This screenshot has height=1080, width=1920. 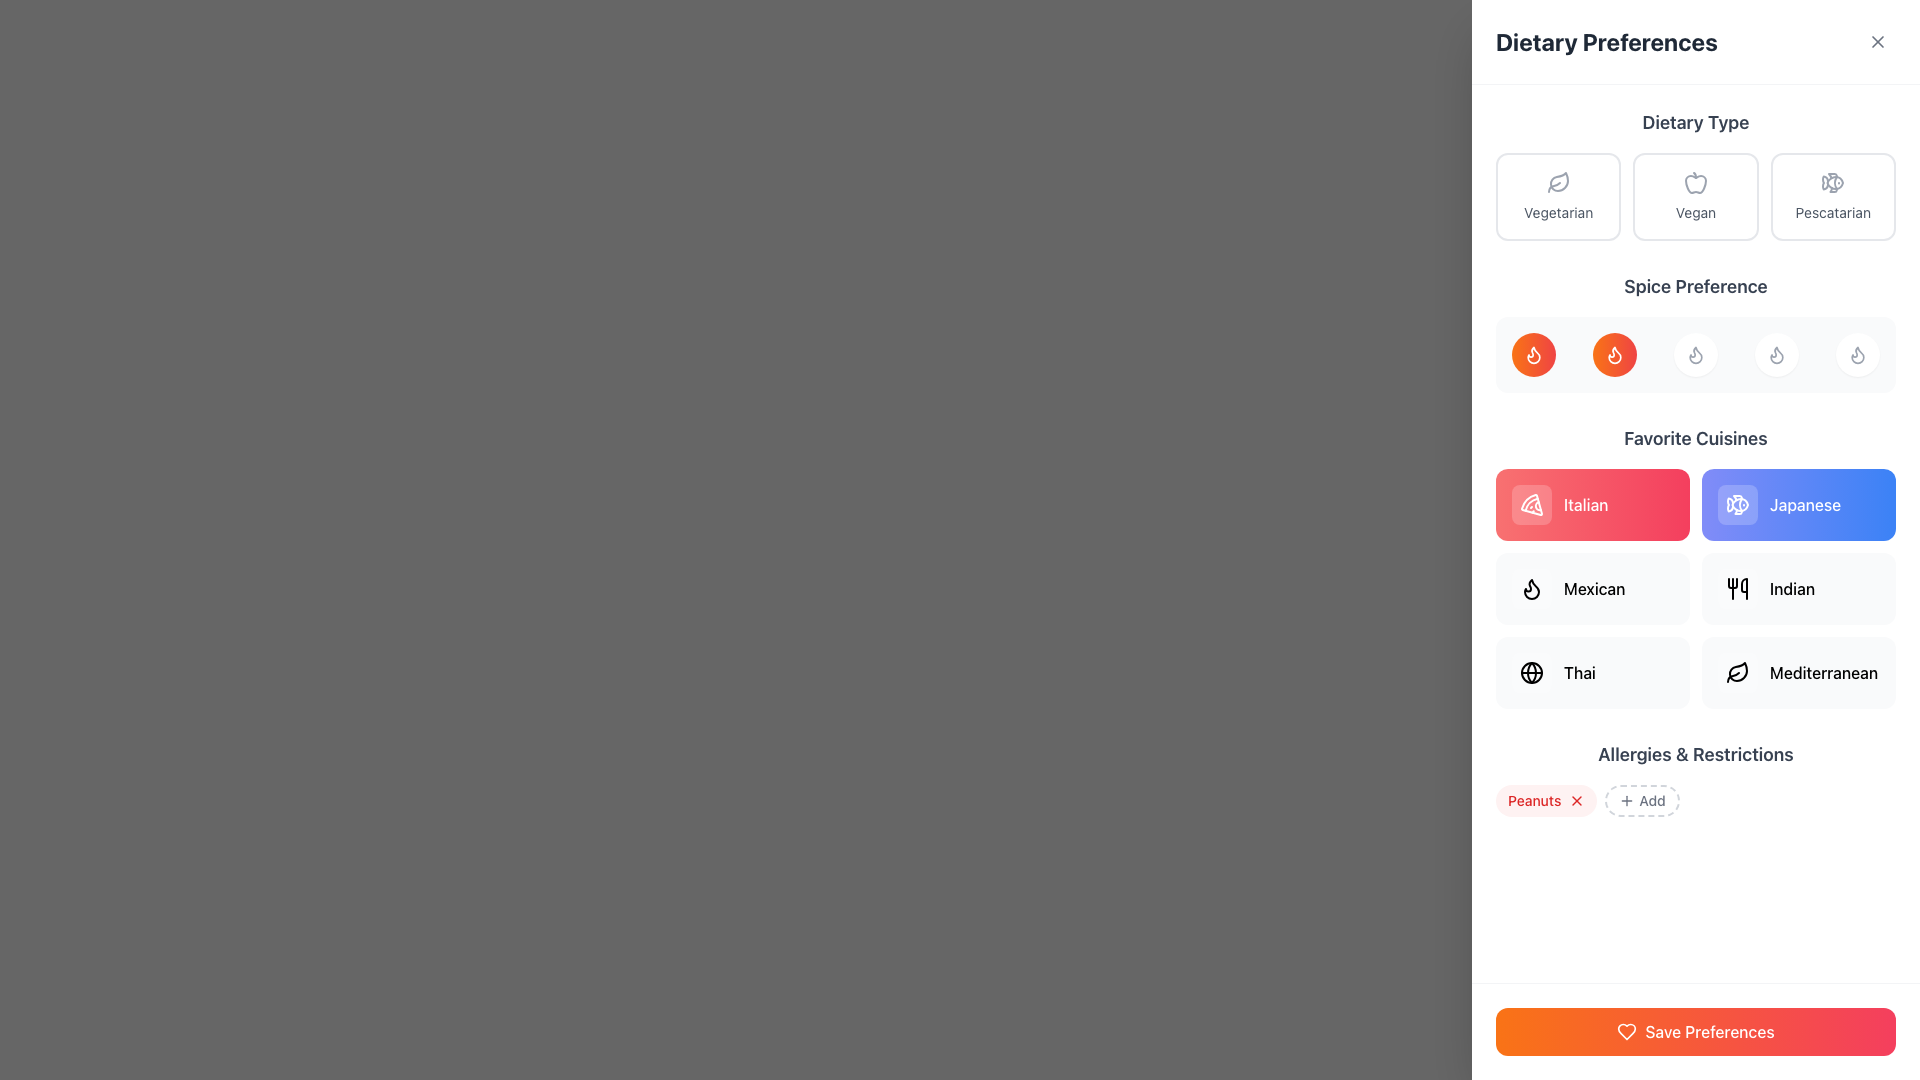 I want to click on the SVG Circle element, which is a circular shape with a radius of 10 units, centered within a globe-like SVG icon, so click(x=1530, y=672).